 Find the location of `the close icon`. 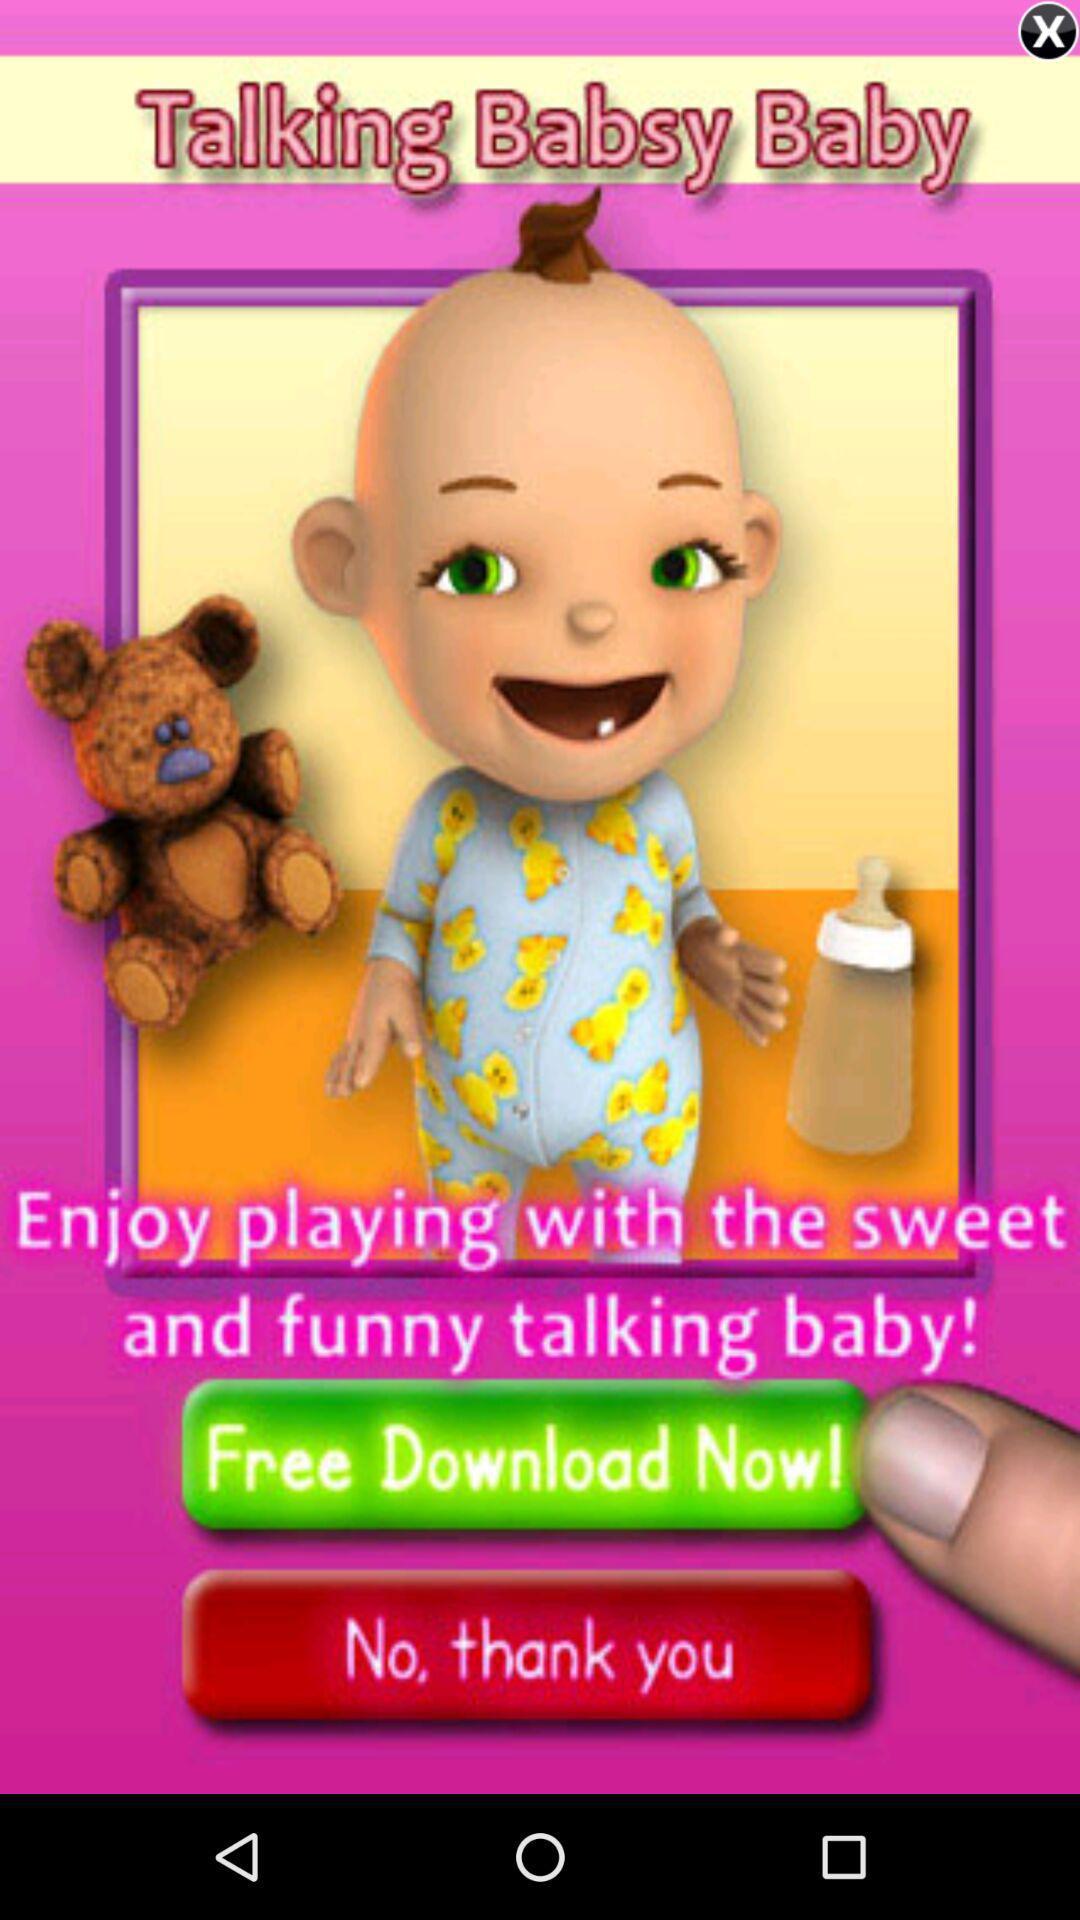

the close icon is located at coordinates (1047, 33).